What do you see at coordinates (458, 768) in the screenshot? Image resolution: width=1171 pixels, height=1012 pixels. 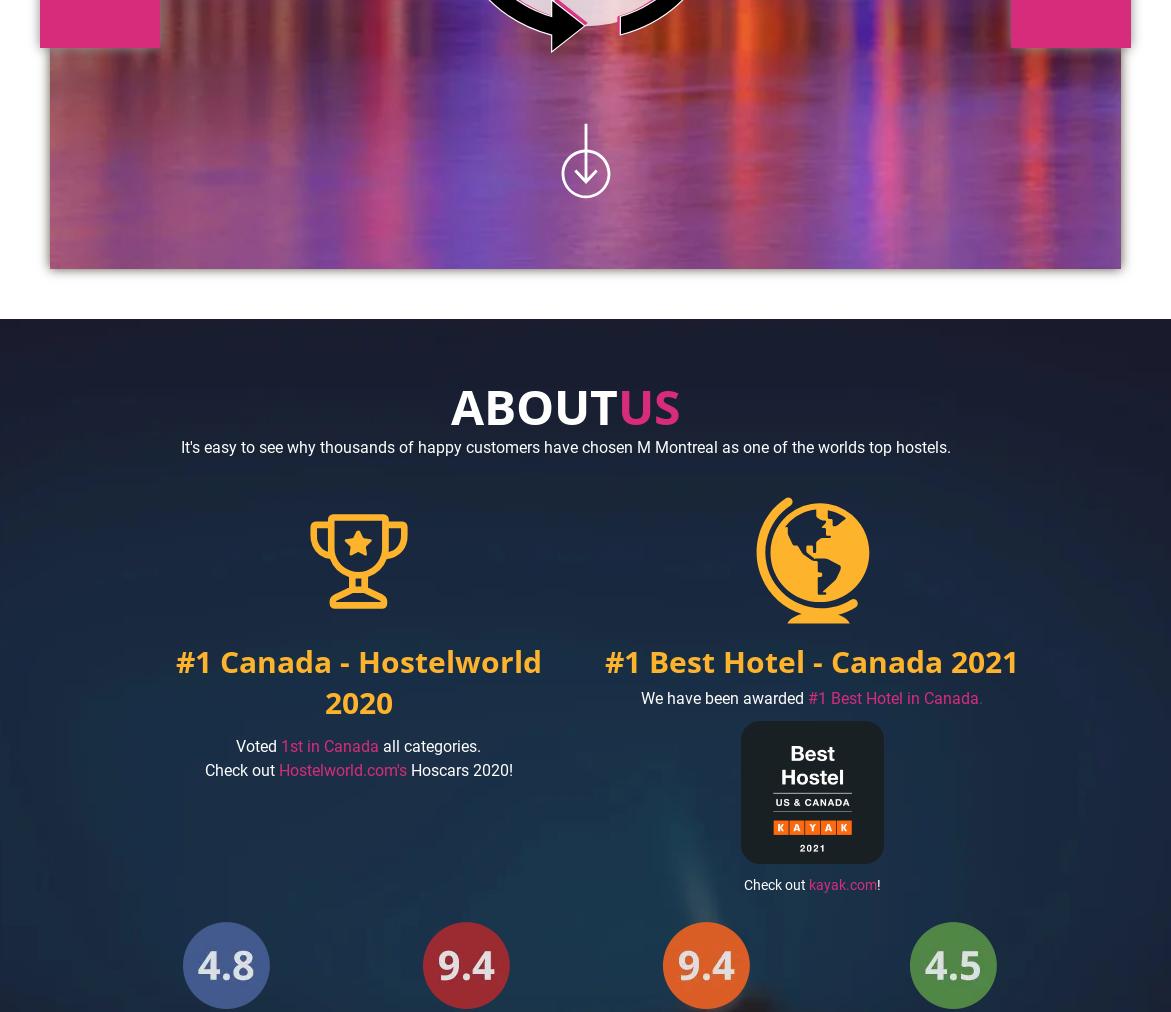 I see `'Hoscars 2020'` at bounding box center [458, 768].